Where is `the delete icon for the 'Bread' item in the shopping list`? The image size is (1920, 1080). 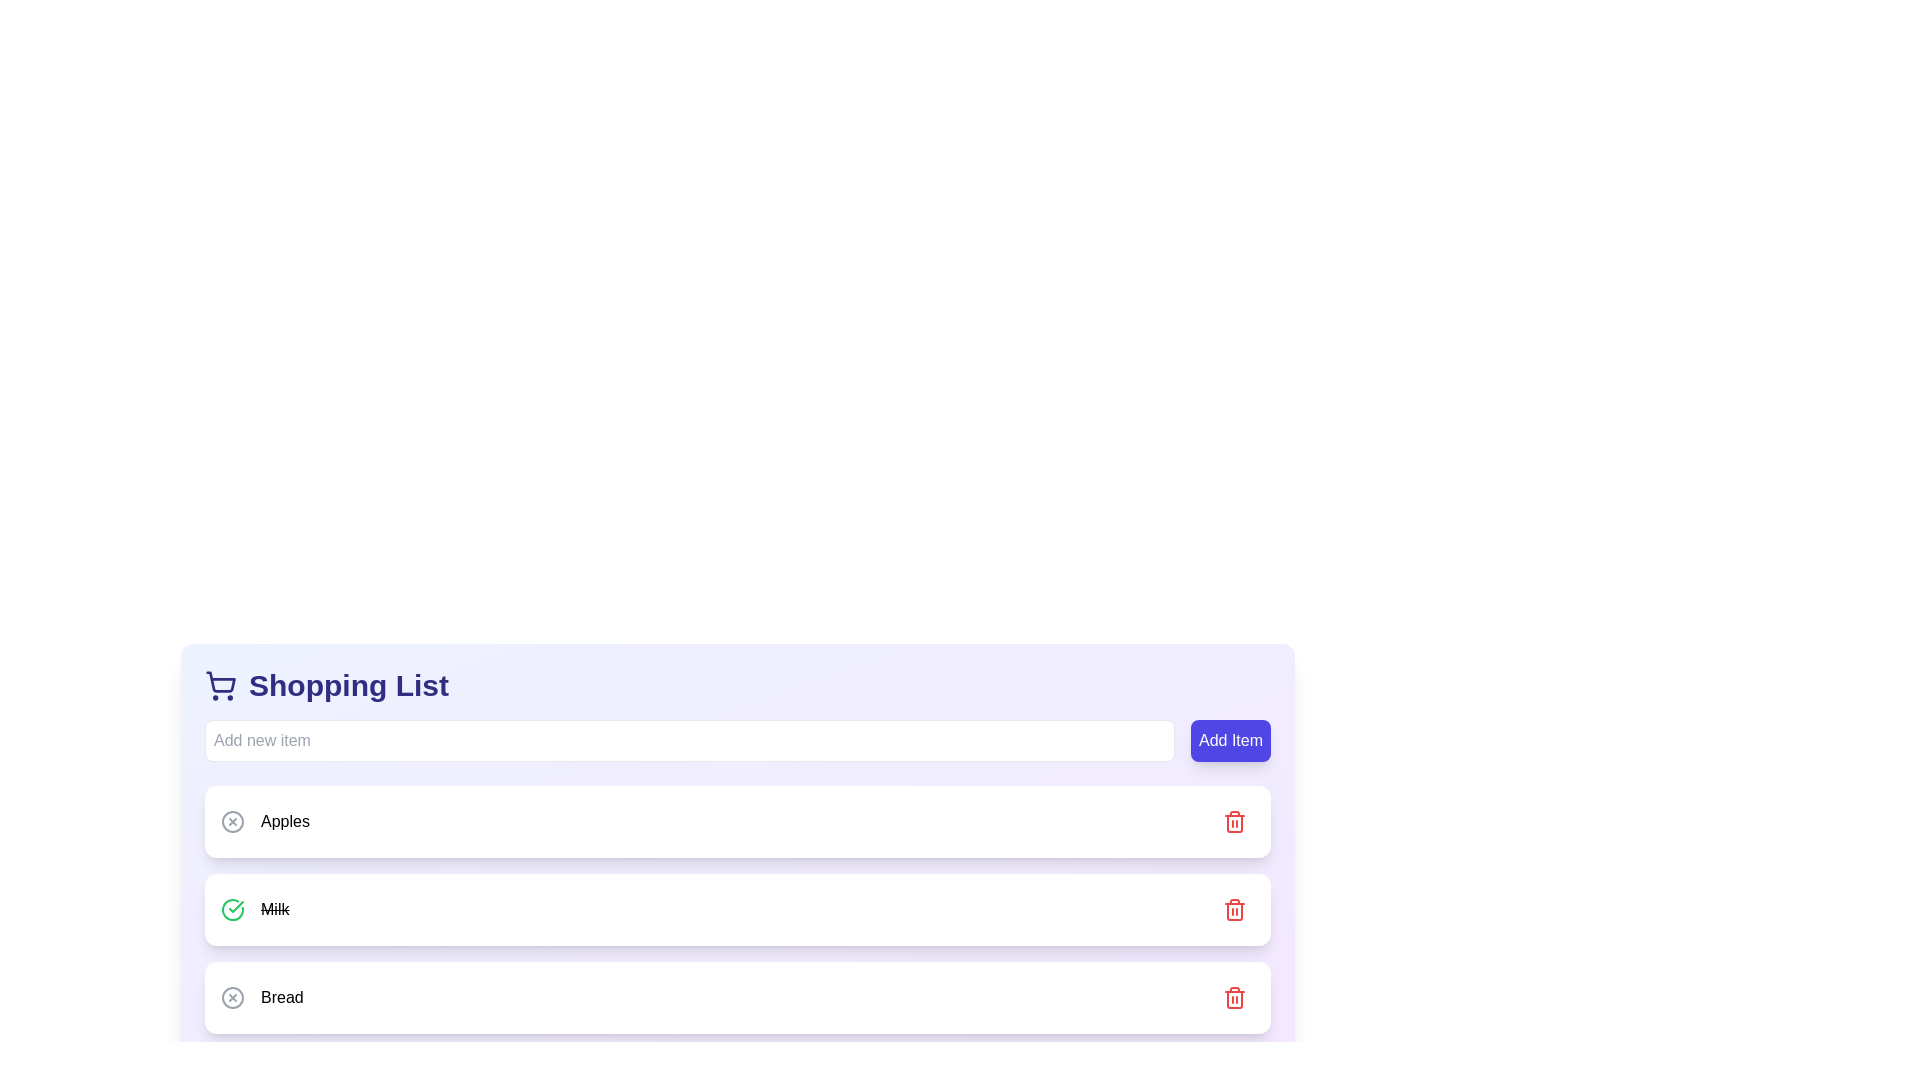
the delete icon for the 'Bread' item in the shopping list is located at coordinates (1233, 998).